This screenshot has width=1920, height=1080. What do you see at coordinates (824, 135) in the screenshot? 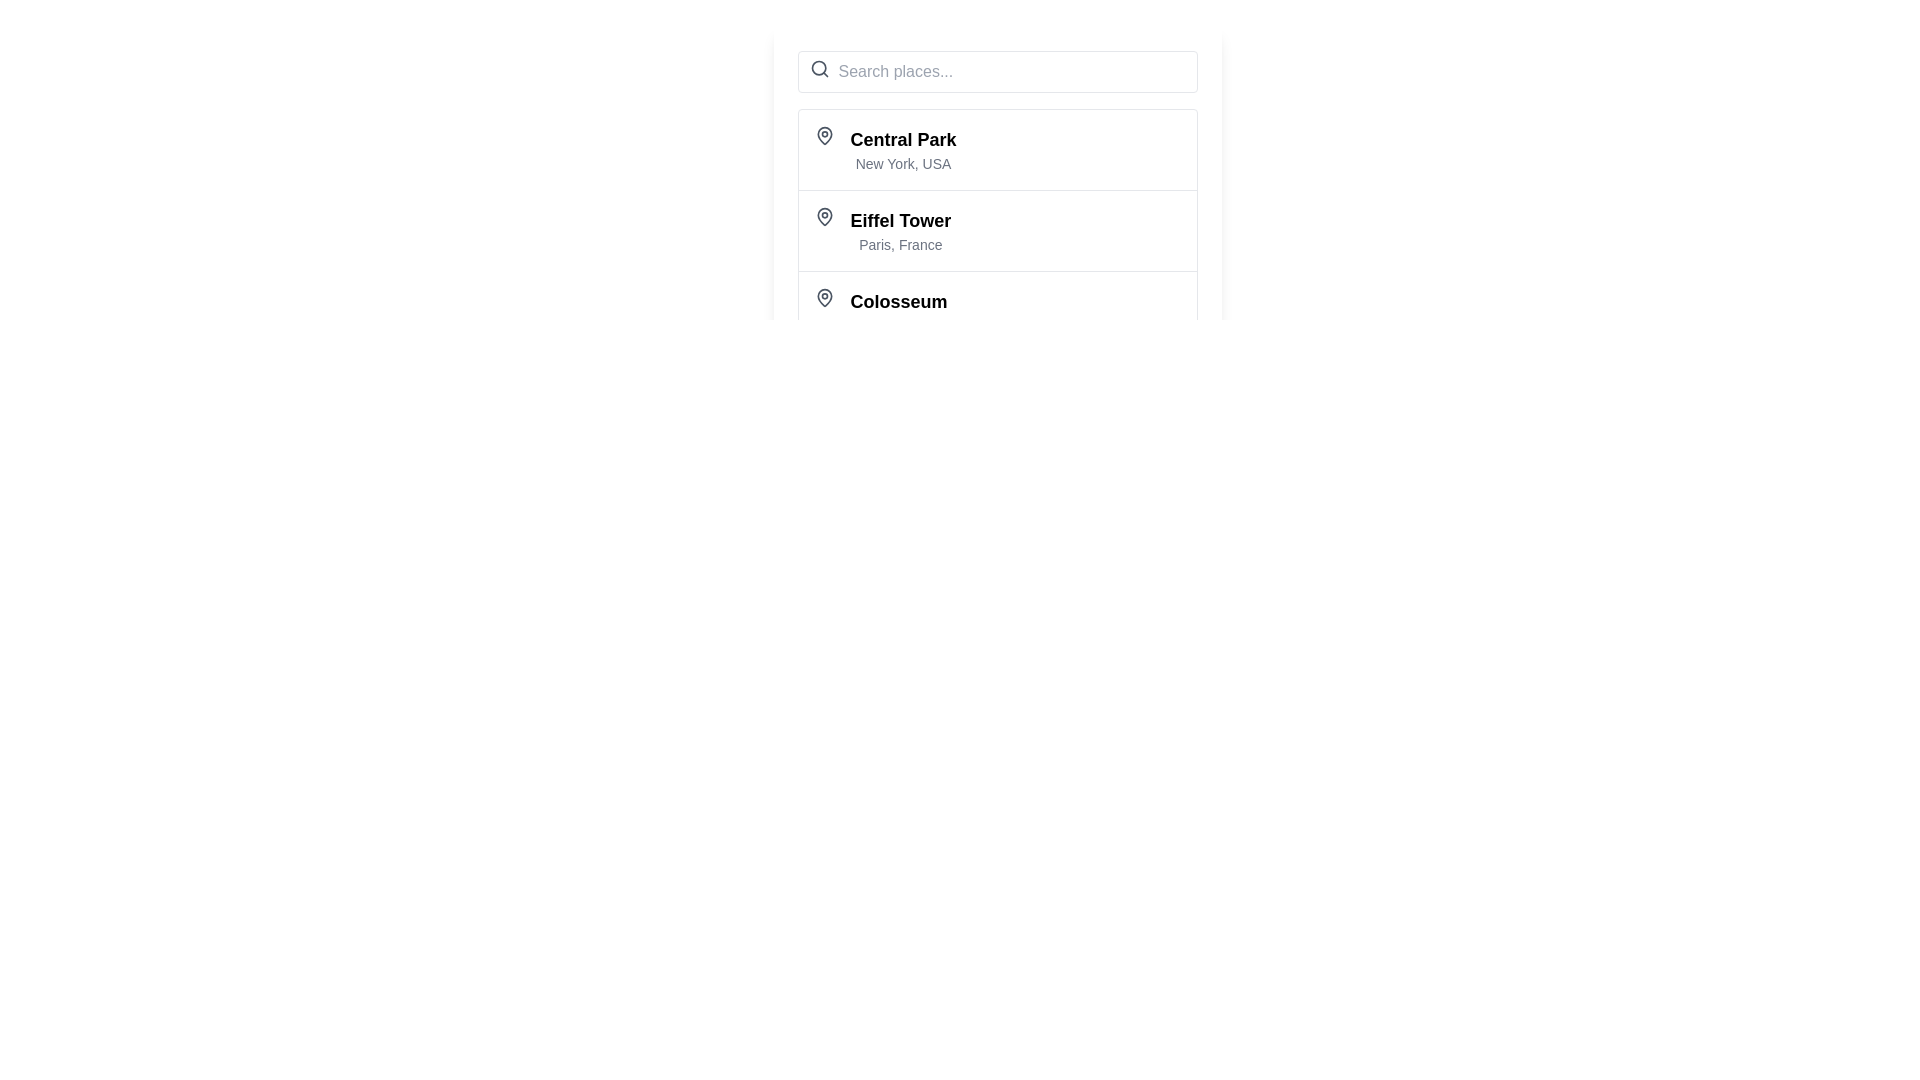
I see `the gray map pin icon located to the left of the 'Central Park' text entry` at bounding box center [824, 135].